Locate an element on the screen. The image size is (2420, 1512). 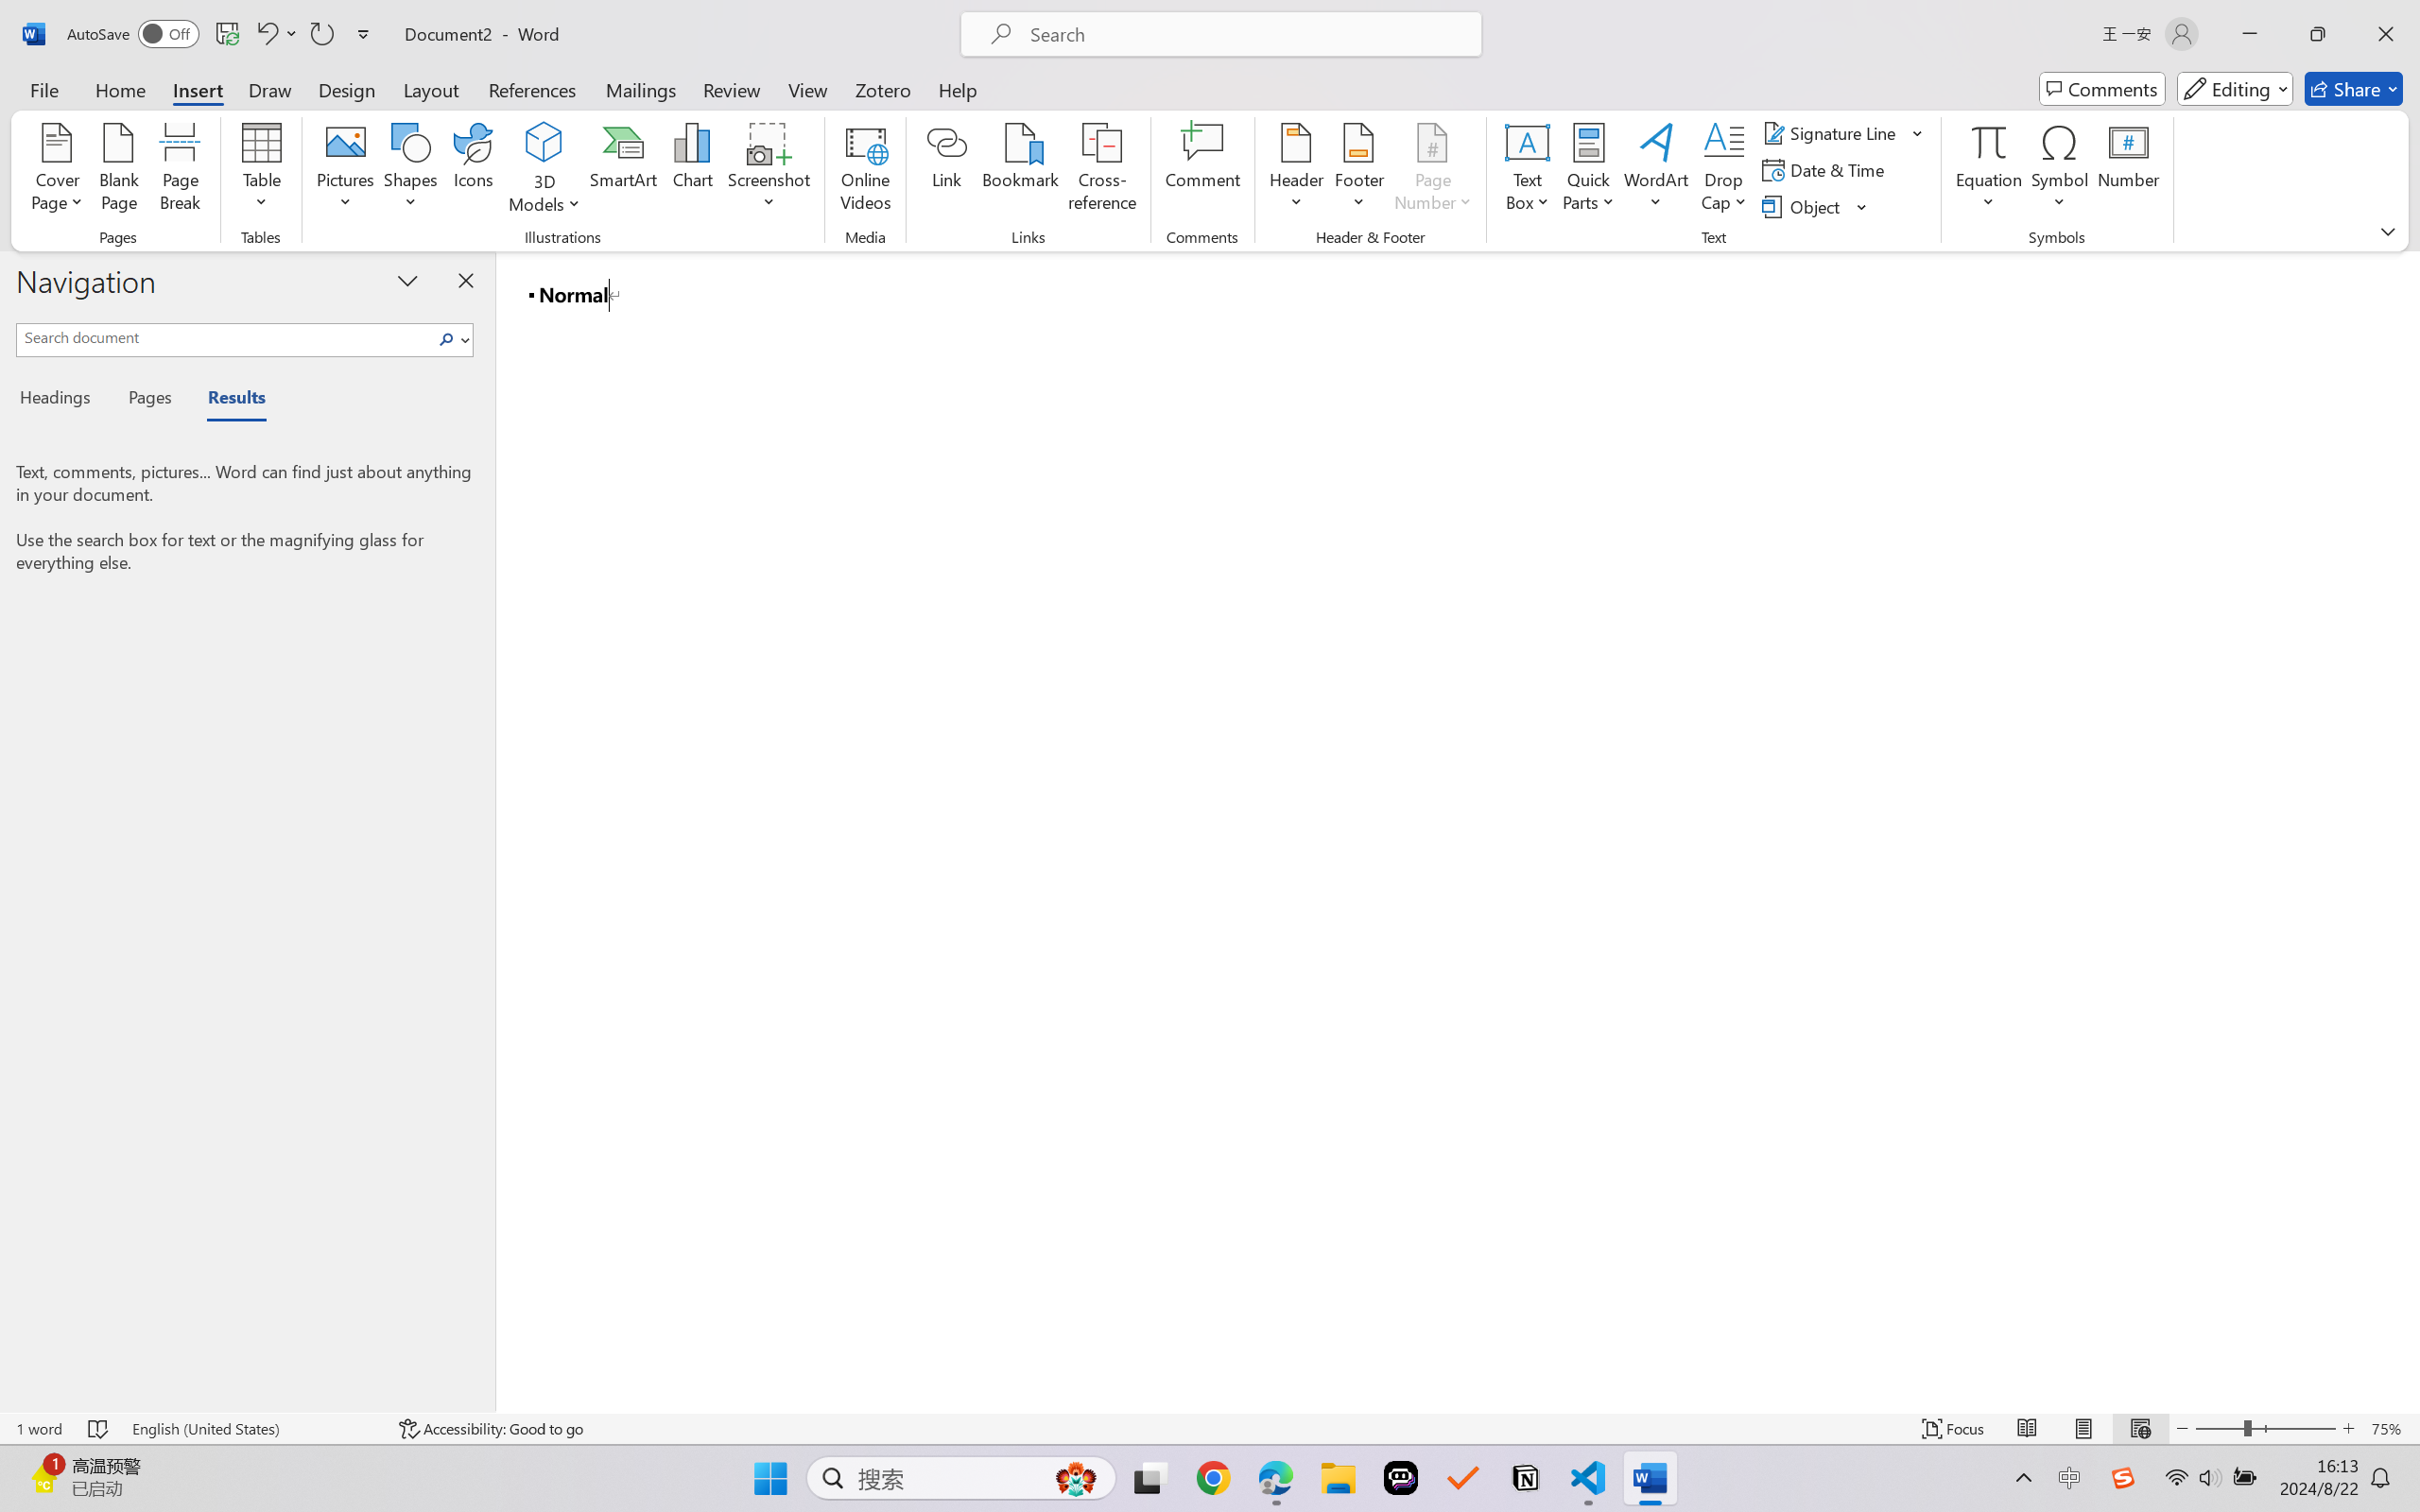
'Undo <ApplyStyleToDoc>b__0' is located at coordinates (265, 33).